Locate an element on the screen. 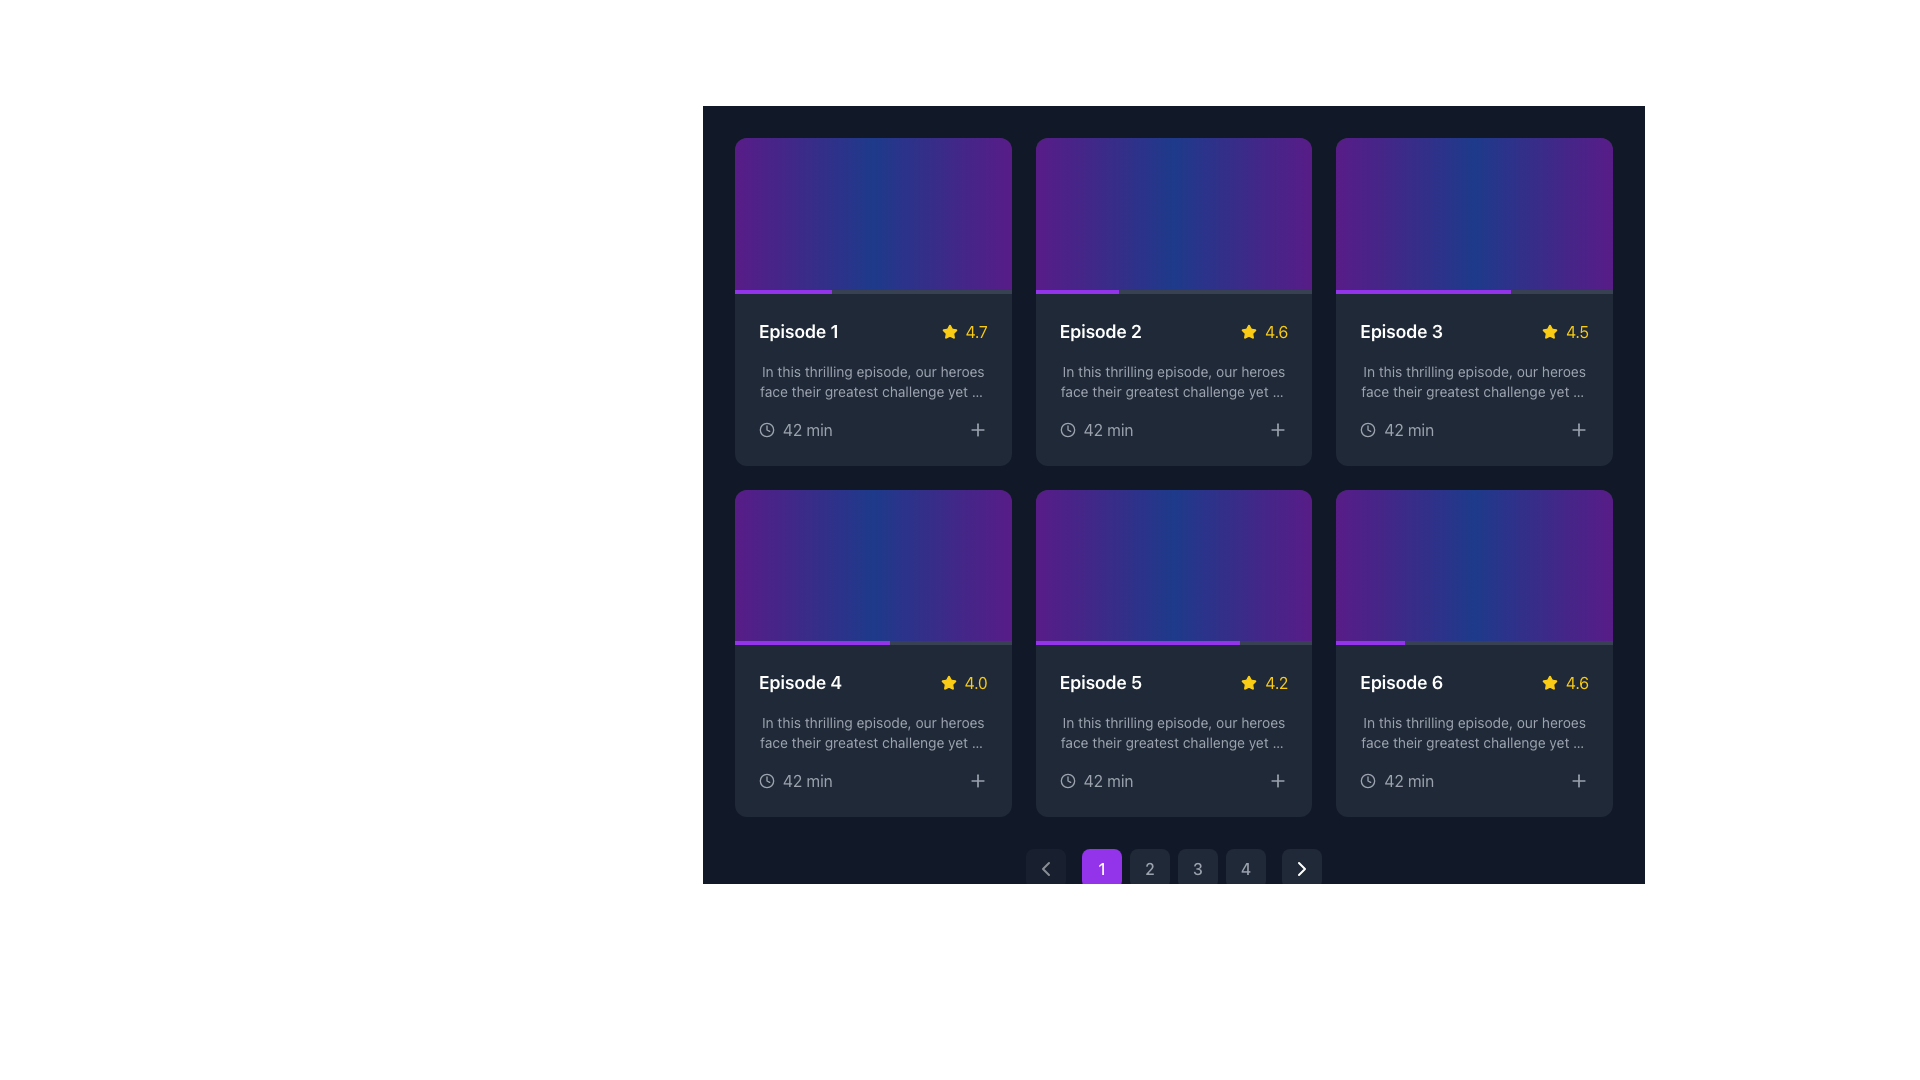 The image size is (1920, 1080). the text element that provides a concise description or teaser about the content of Episode 1, located centrally within the first card in the first row of a grid layout is located at coordinates (873, 381).